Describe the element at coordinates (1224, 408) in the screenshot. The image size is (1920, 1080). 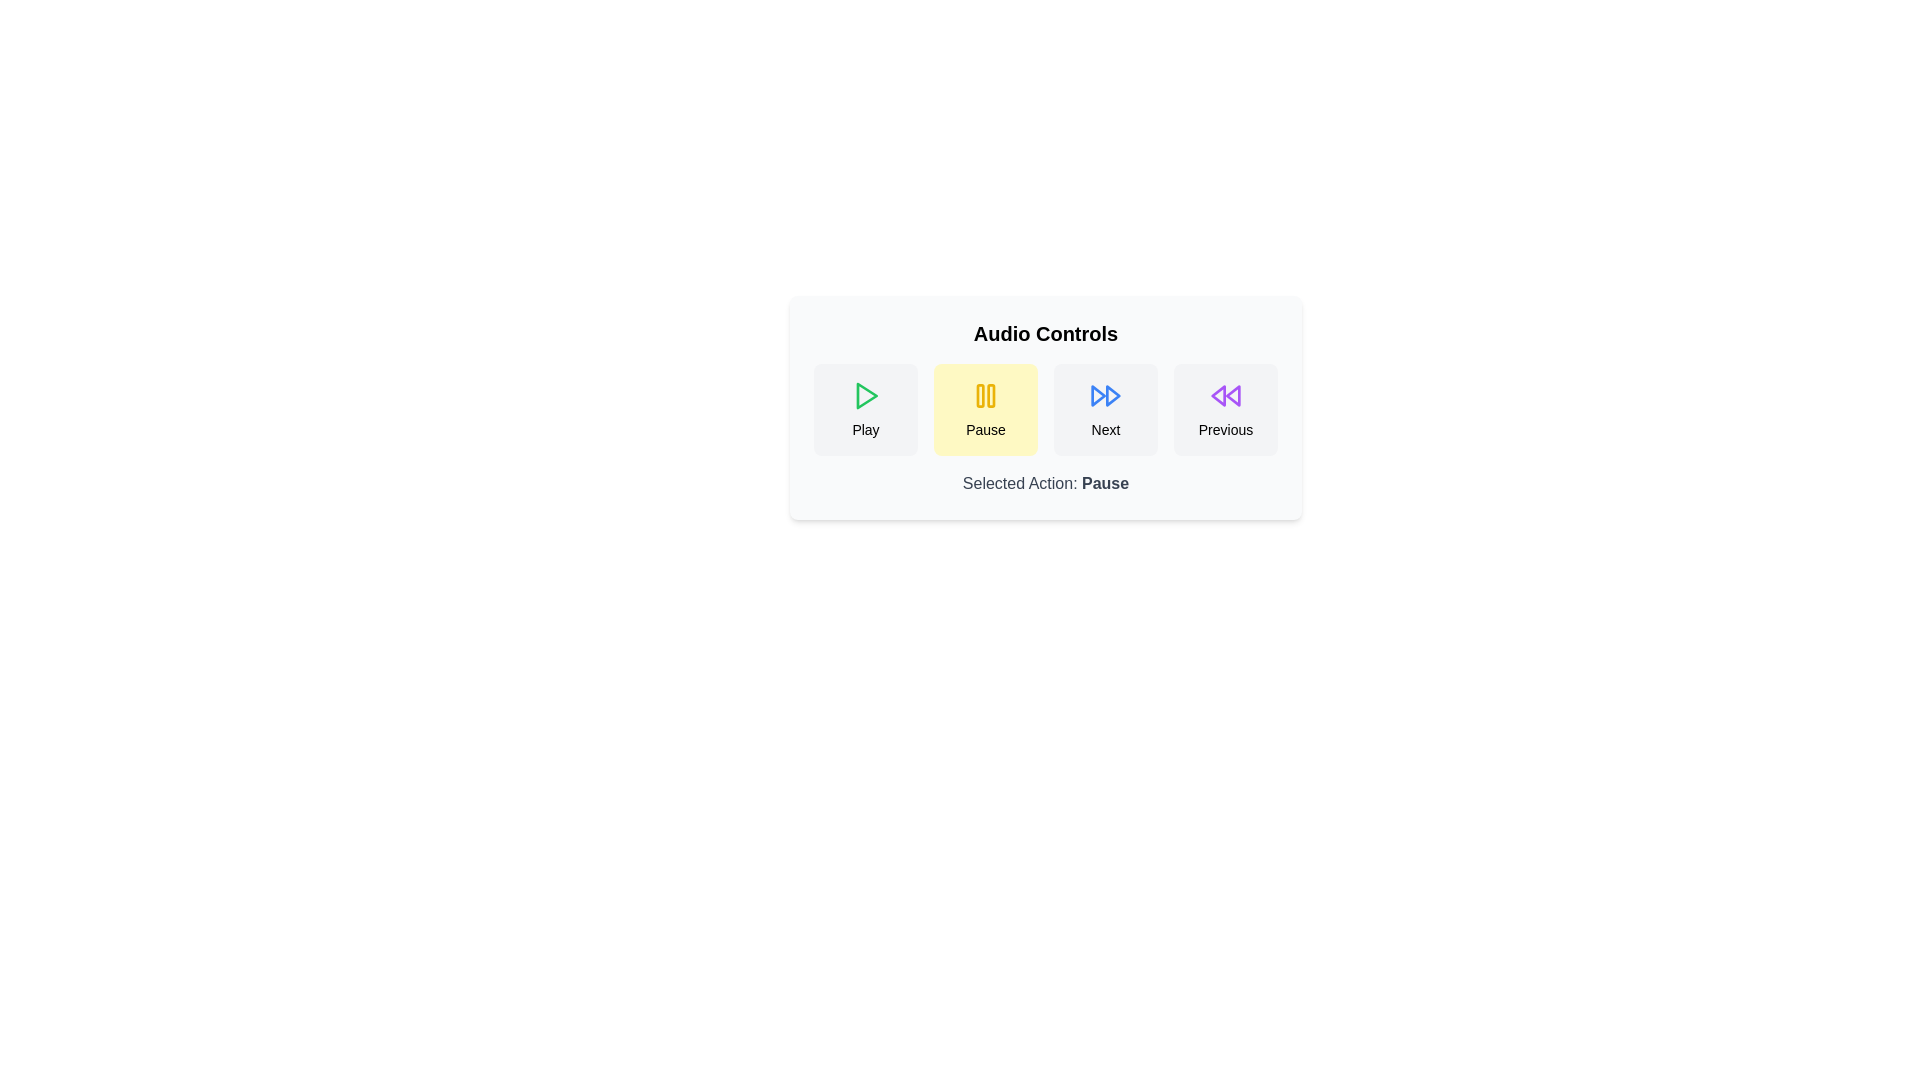
I see `the action Previous by clicking on the corresponding button` at that location.